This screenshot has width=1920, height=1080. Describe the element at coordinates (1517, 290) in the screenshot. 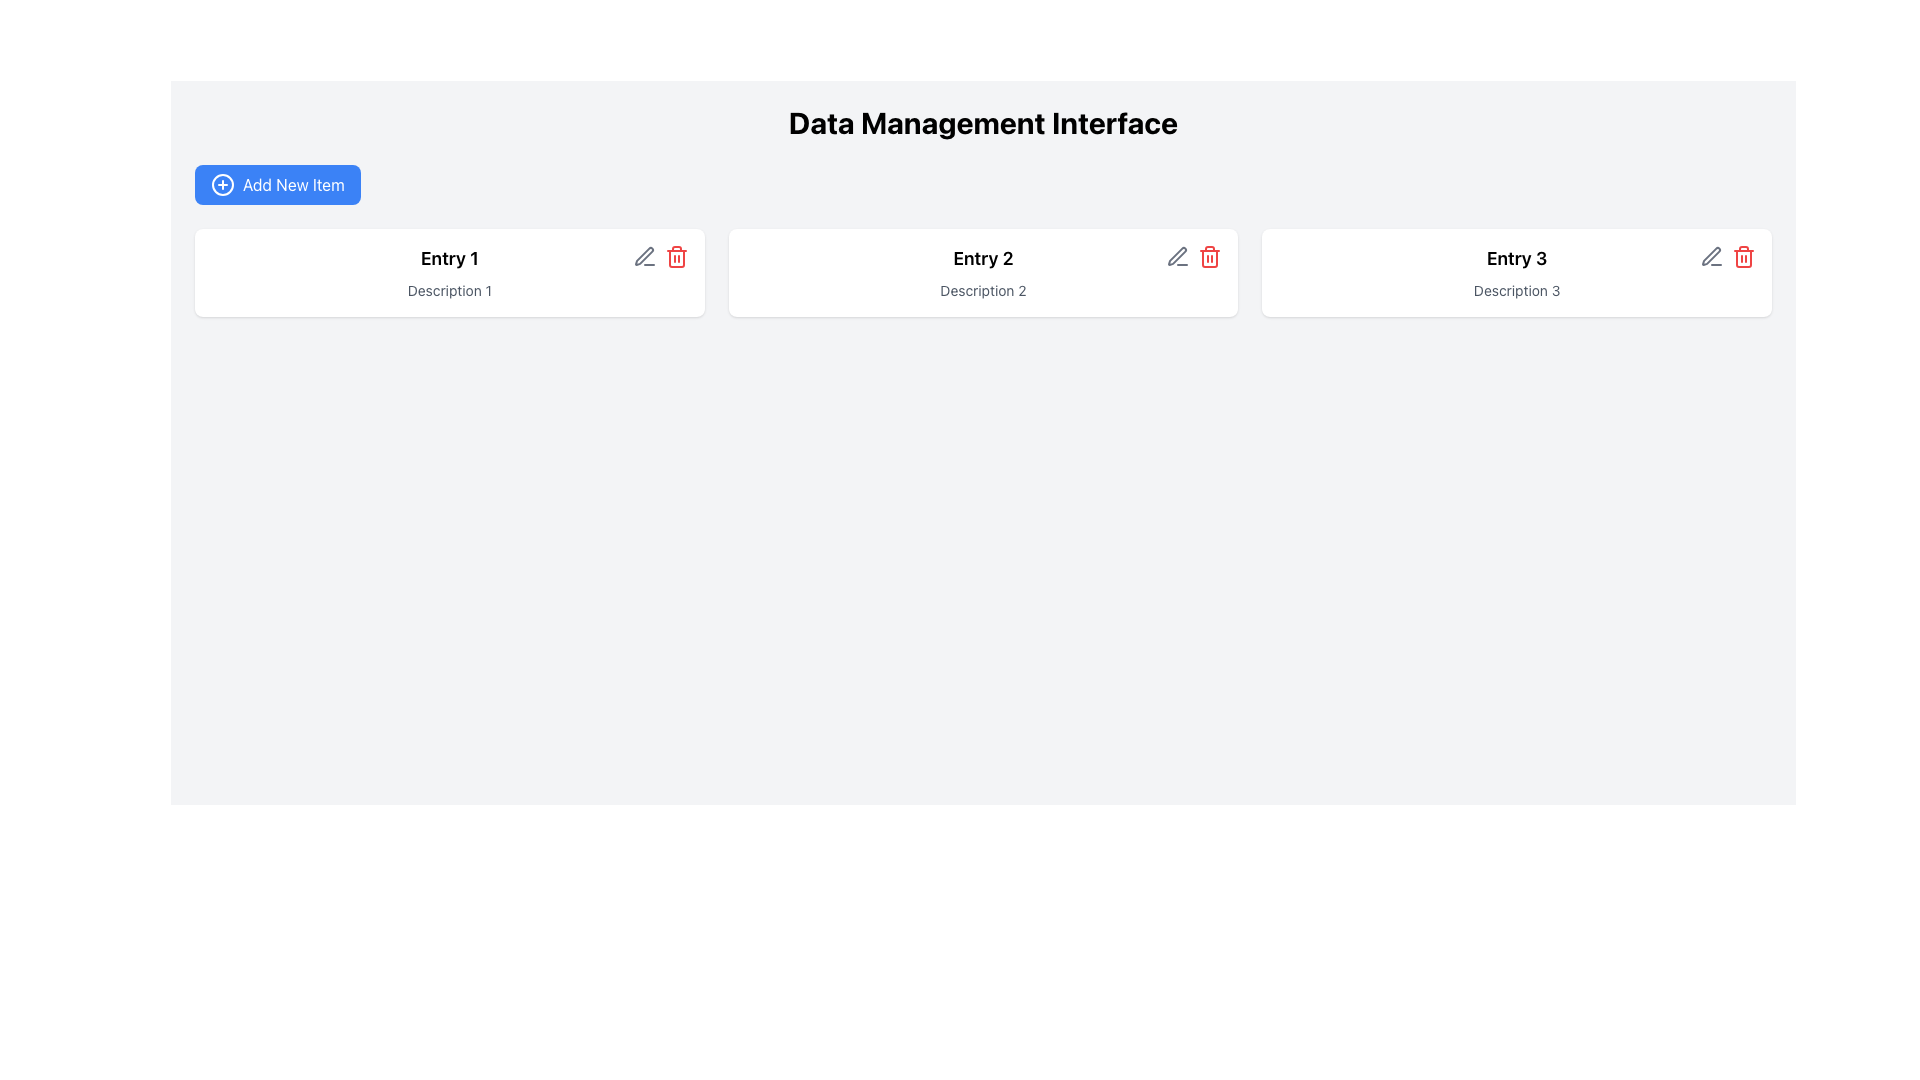

I see `the static text label element containing 'Description 3', which is located below the bold 'Entry 3' text in the third card of a three-column layout` at that location.